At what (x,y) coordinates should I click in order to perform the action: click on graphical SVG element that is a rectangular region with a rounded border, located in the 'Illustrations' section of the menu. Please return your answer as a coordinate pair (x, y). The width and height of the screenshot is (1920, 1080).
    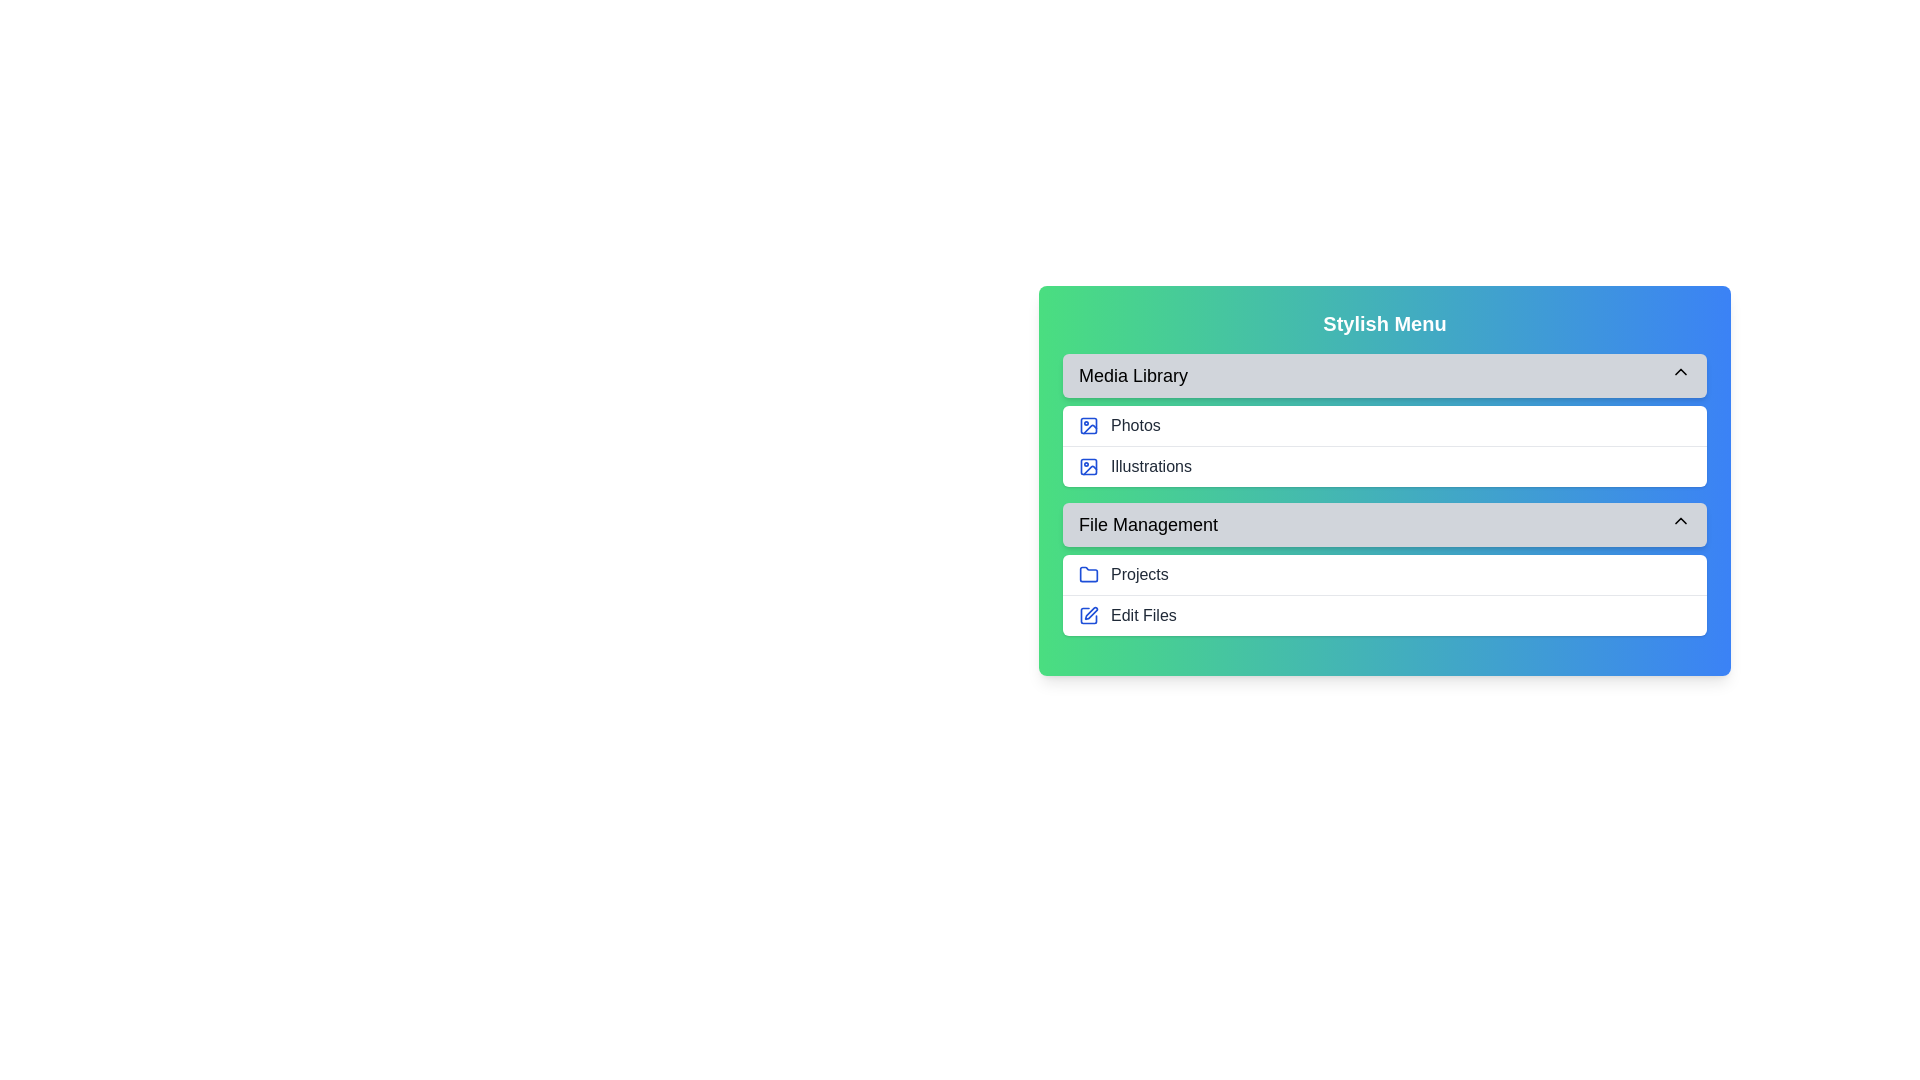
    Looking at the image, I should click on (1088, 466).